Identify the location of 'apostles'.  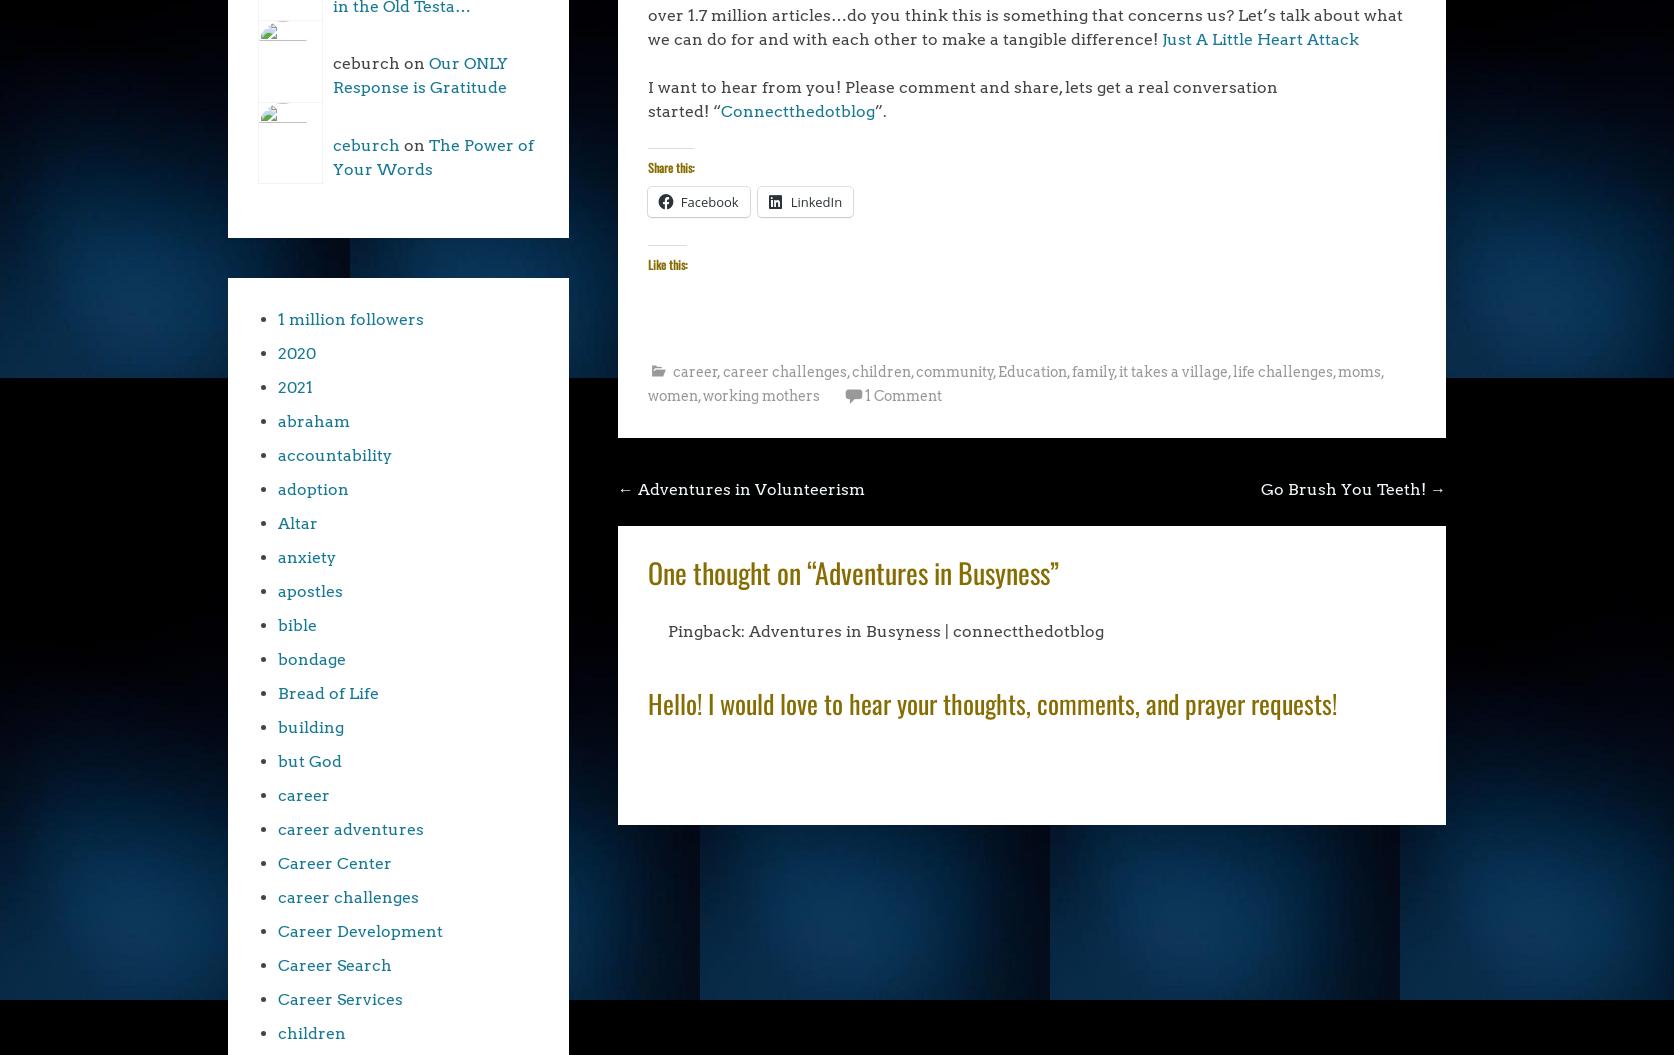
(310, 591).